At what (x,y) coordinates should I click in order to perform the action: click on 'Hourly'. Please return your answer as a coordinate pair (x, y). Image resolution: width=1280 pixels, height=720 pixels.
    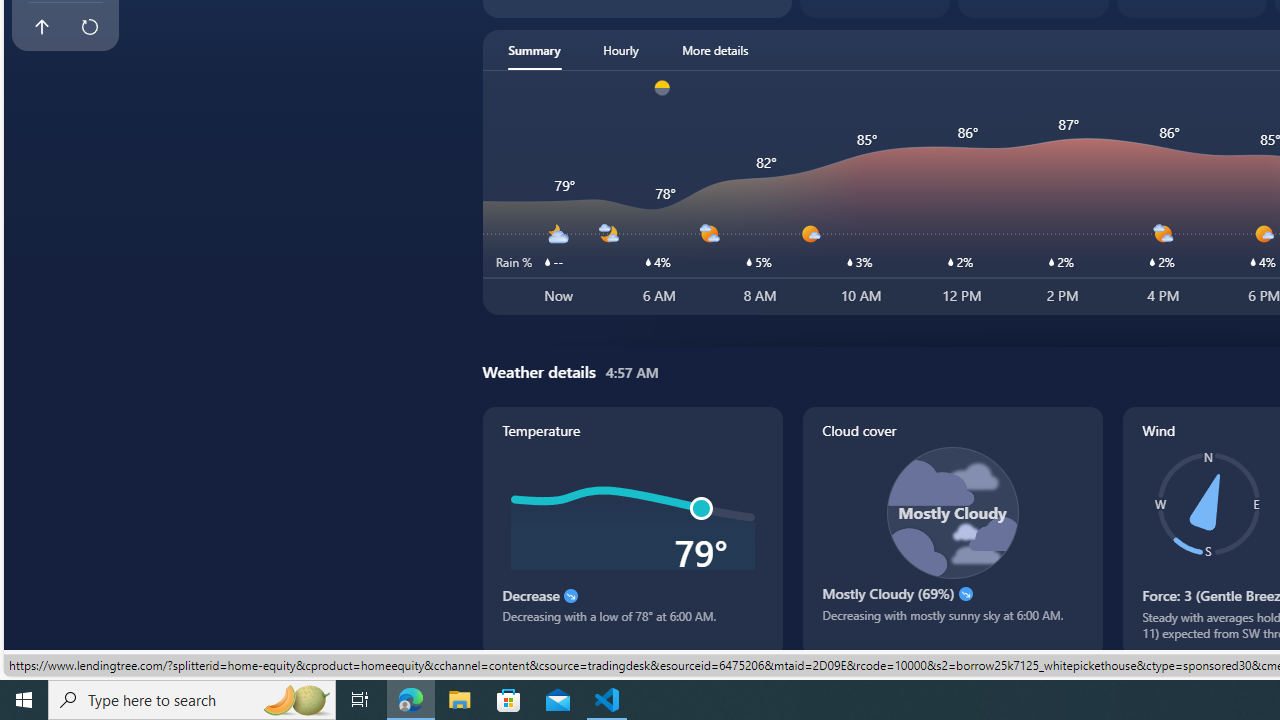
    Looking at the image, I should click on (619, 49).